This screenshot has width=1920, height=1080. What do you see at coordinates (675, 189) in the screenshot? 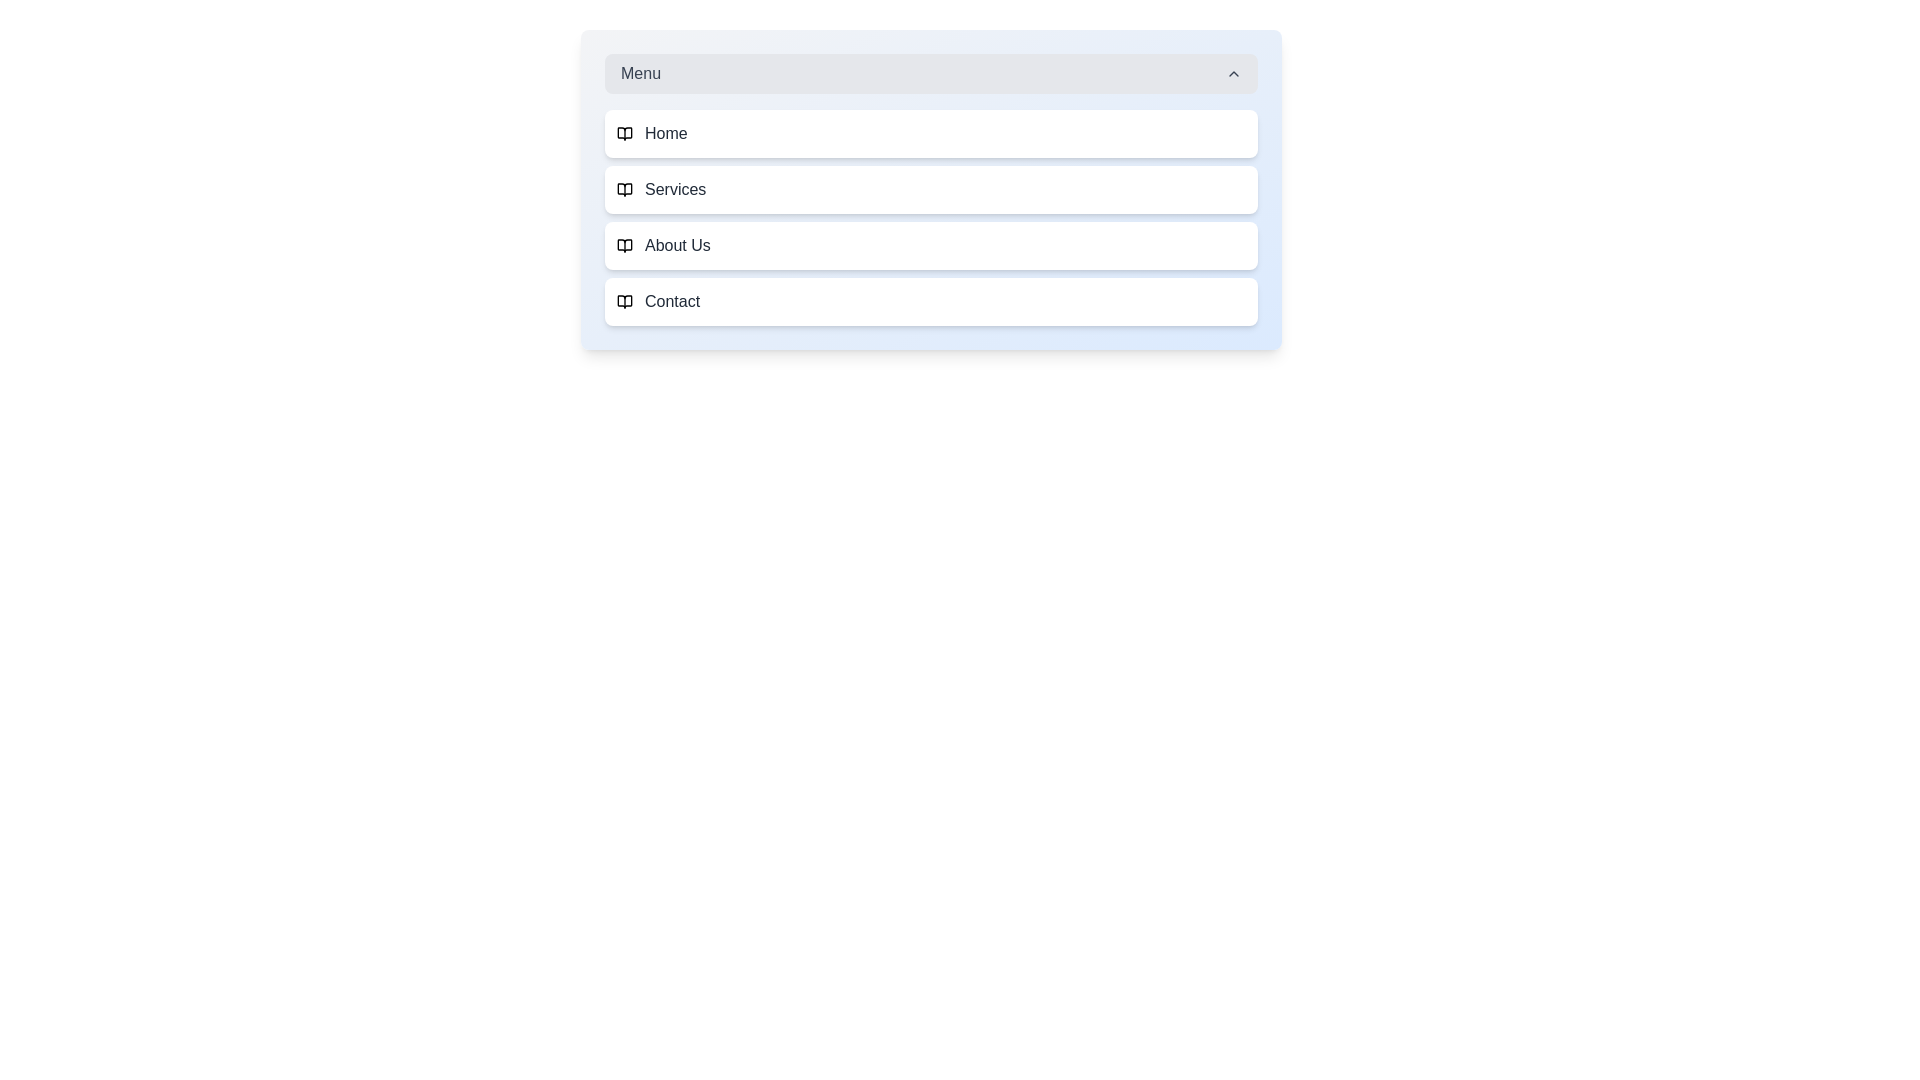
I see `text content of the 'Services' label in the menu, which is the second item from the top and located to the right of a book icon` at bounding box center [675, 189].